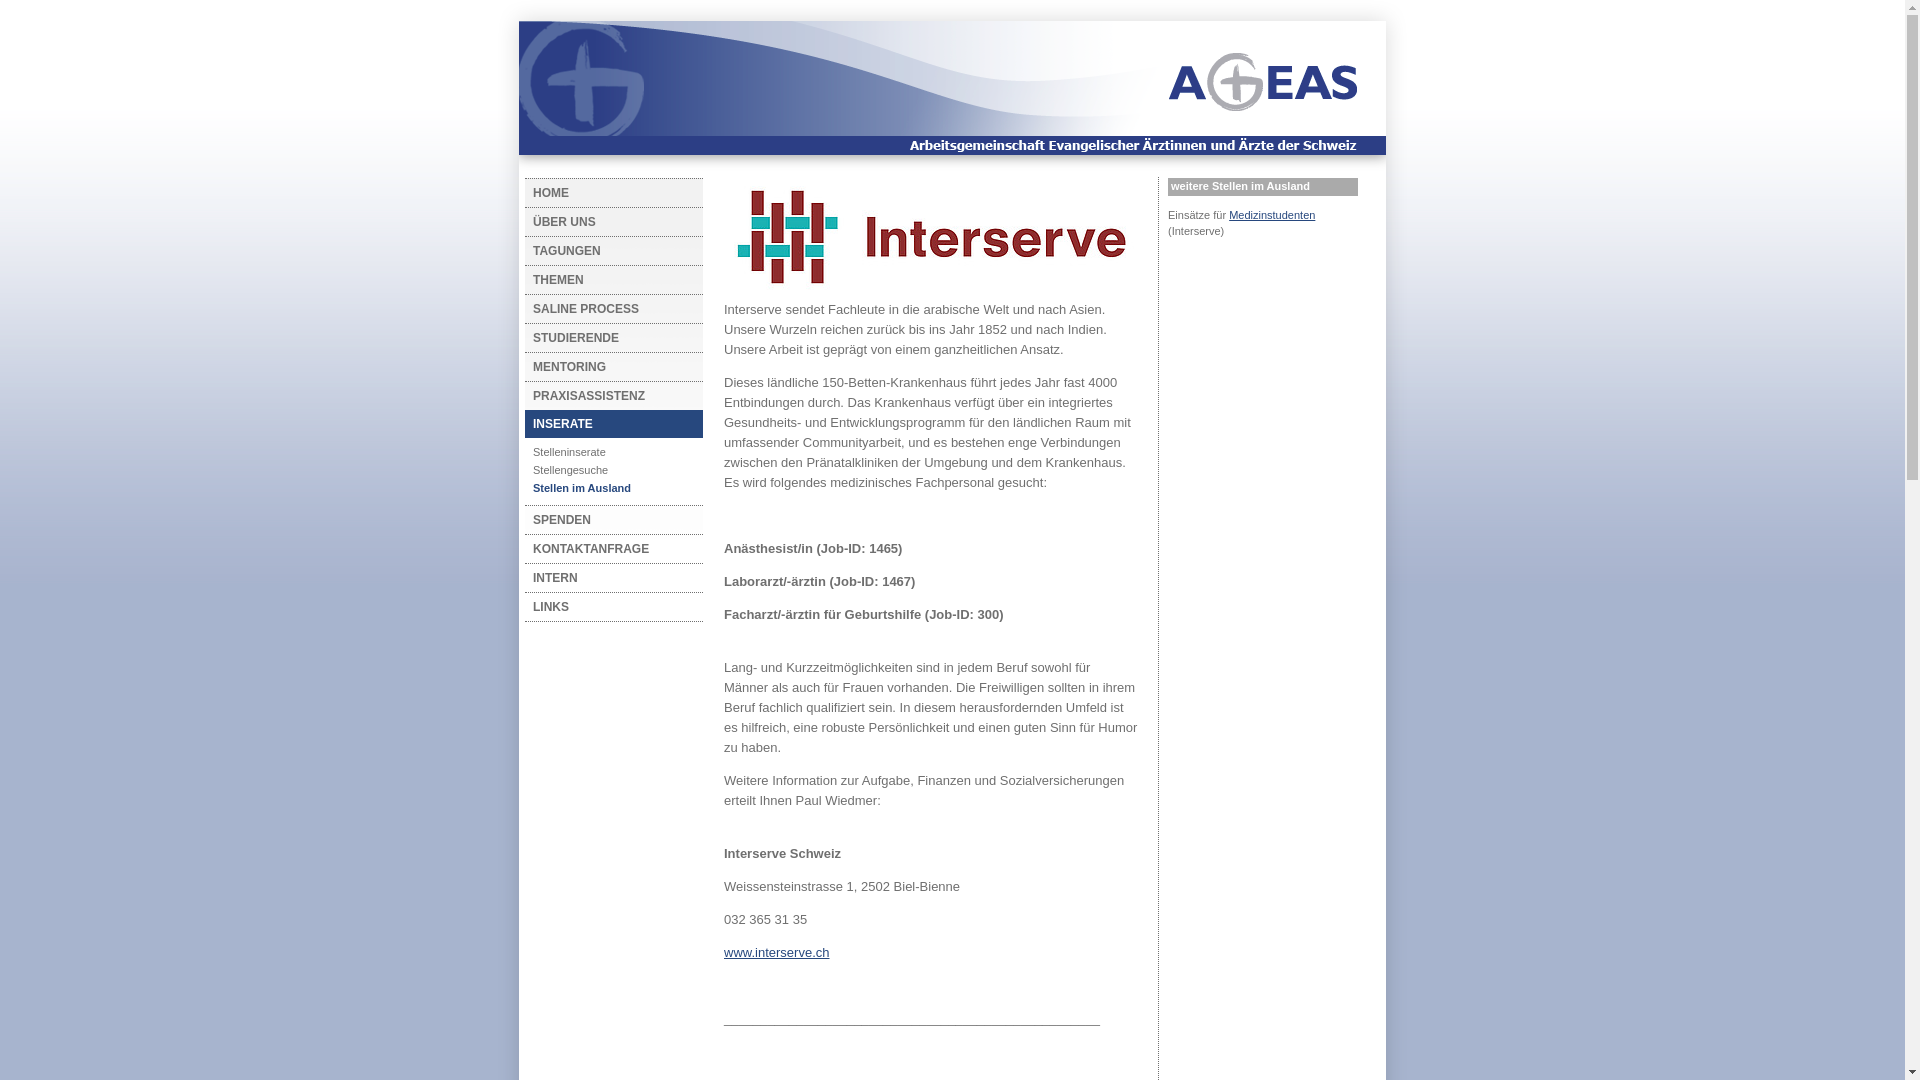  What do you see at coordinates (606, 308) in the screenshot?
I see `'SALINE PROCESS'` at bounding box center [606, 308].